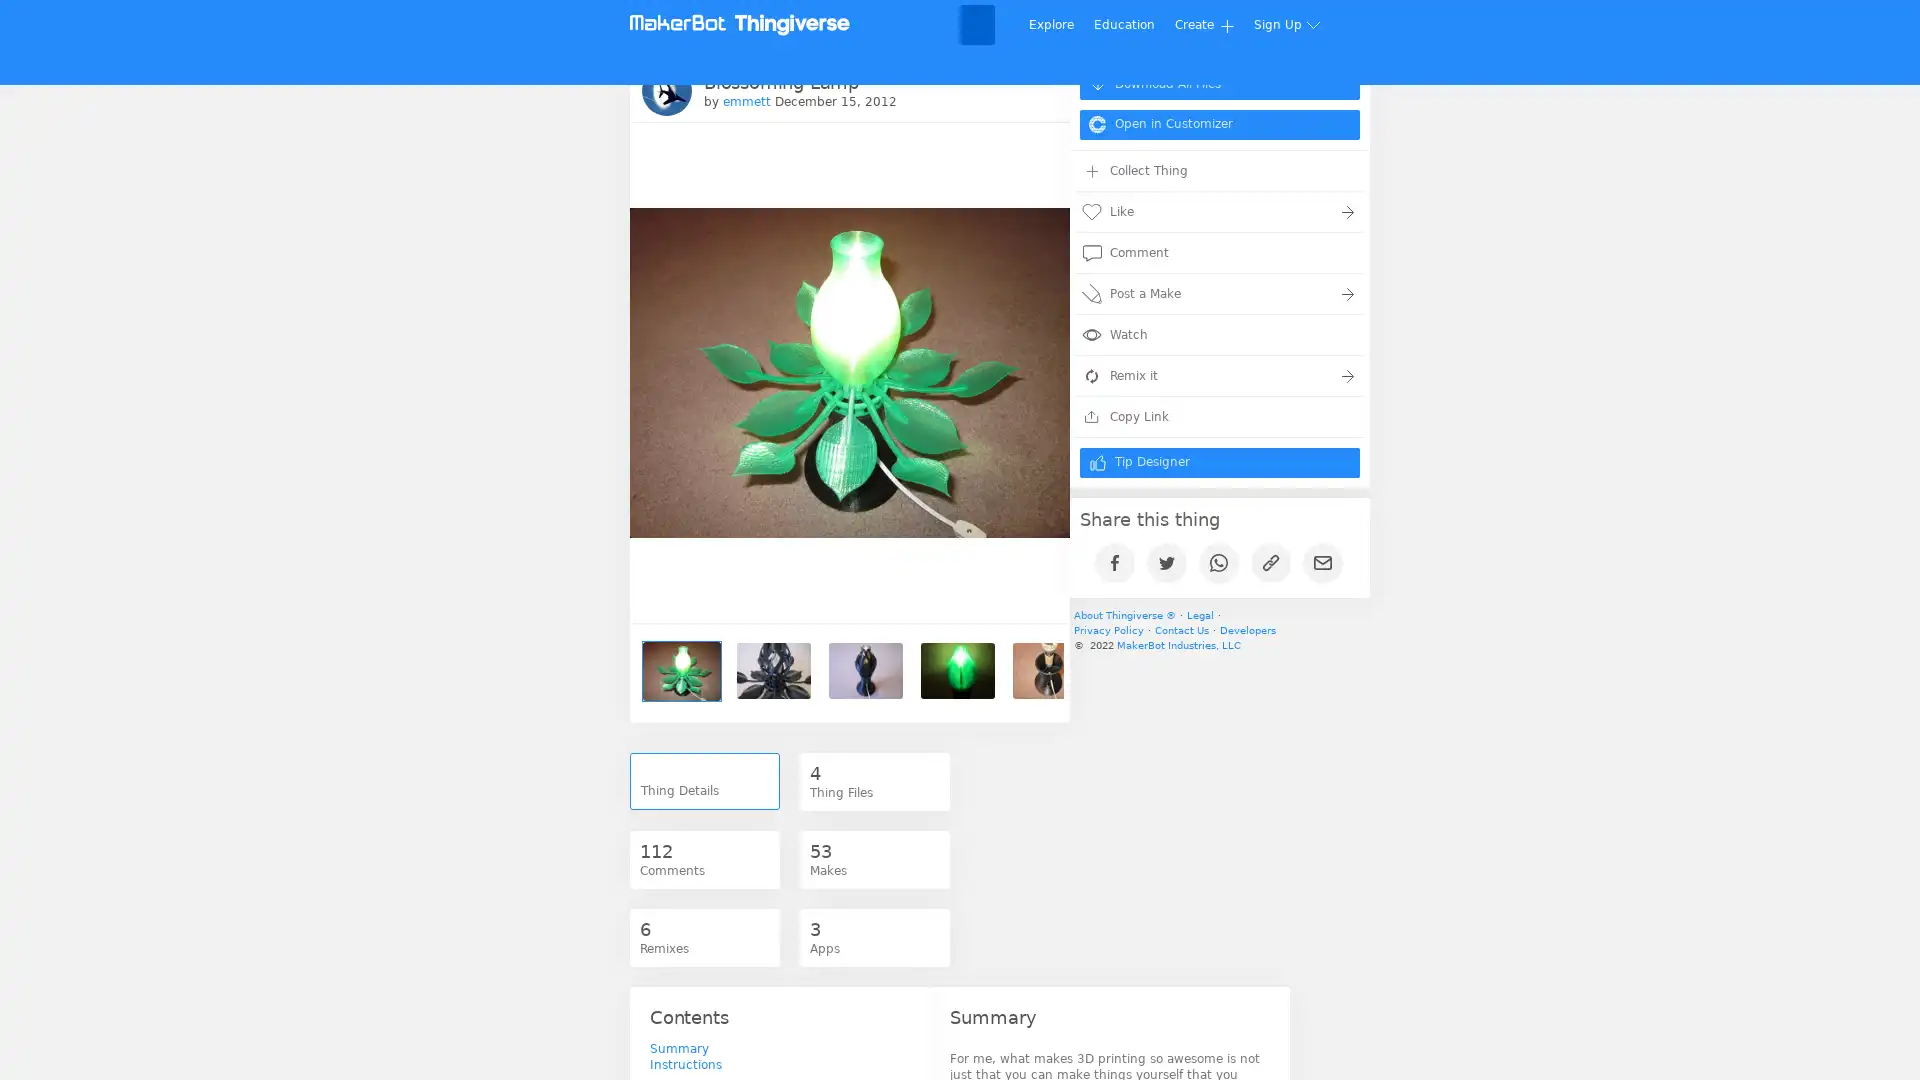 Image resolution: width=1920 pixels, height=1080 pixels. What do you see at coordinates (1050, 24) in the screenshot?
I see `Explore` at bounding box center [1050, 24].